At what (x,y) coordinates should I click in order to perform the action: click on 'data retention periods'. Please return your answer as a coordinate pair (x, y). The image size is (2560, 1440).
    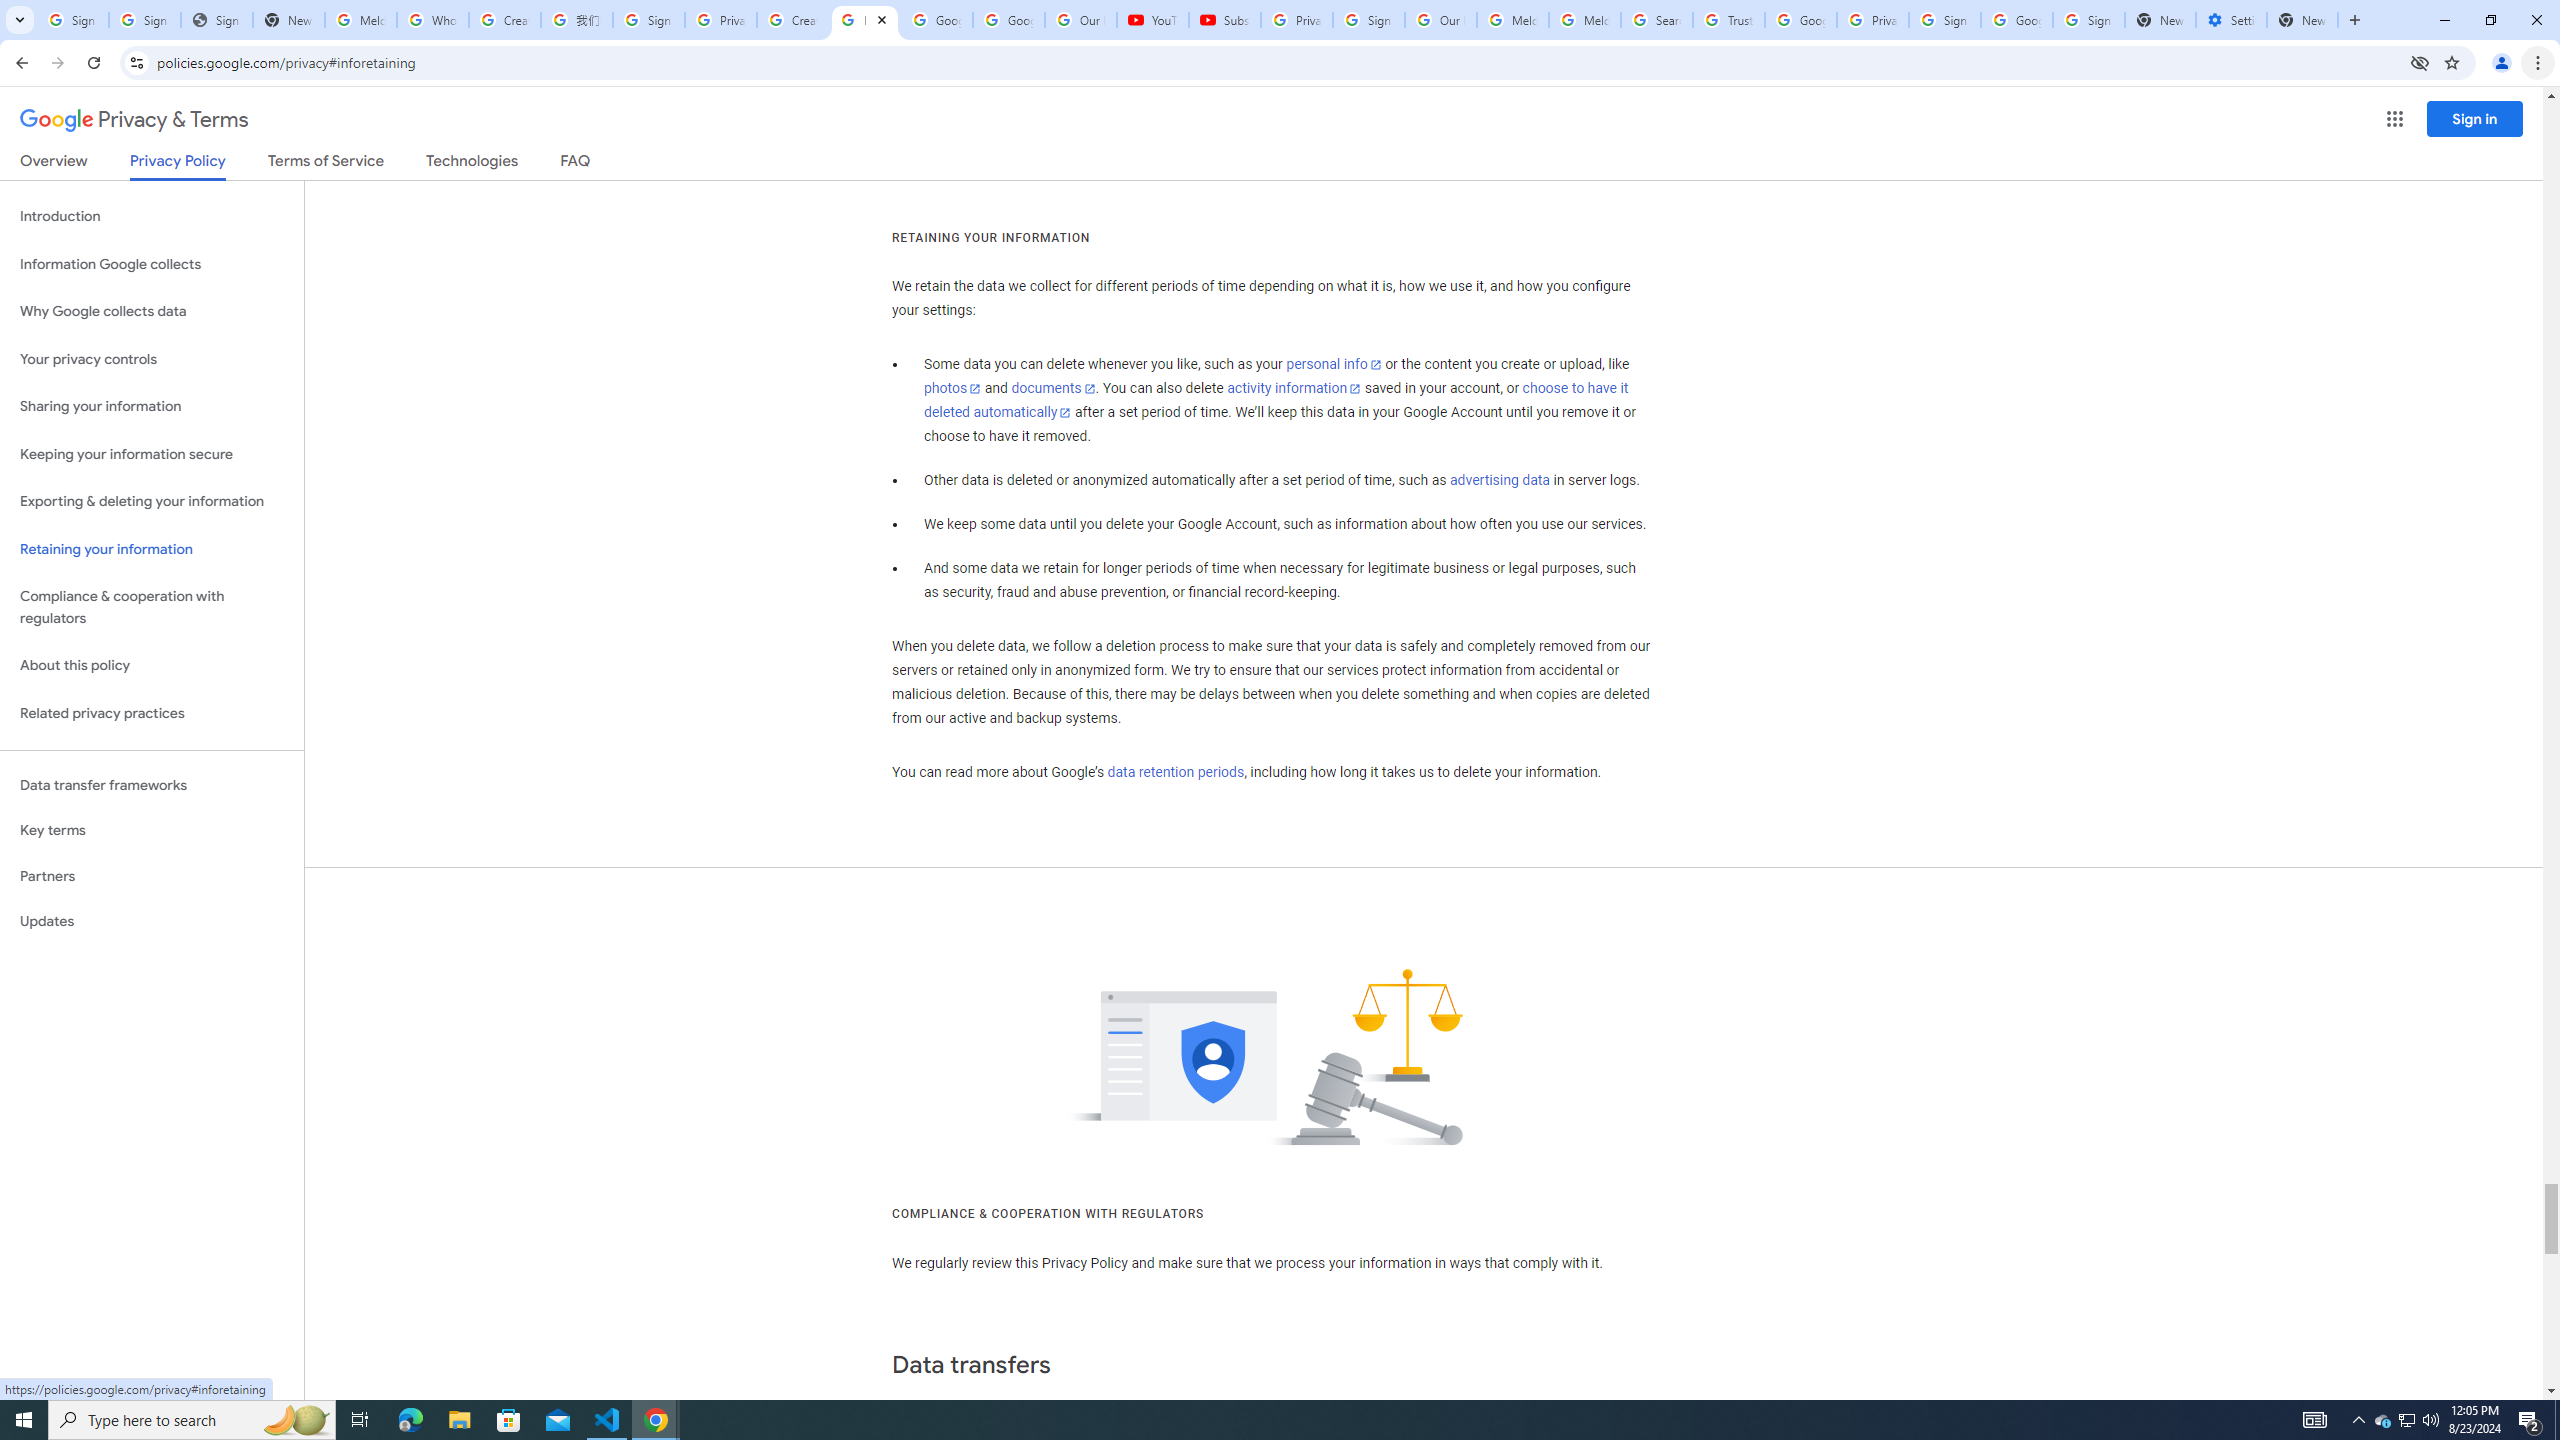
    Looking at the image, I should click on (1174, 773).